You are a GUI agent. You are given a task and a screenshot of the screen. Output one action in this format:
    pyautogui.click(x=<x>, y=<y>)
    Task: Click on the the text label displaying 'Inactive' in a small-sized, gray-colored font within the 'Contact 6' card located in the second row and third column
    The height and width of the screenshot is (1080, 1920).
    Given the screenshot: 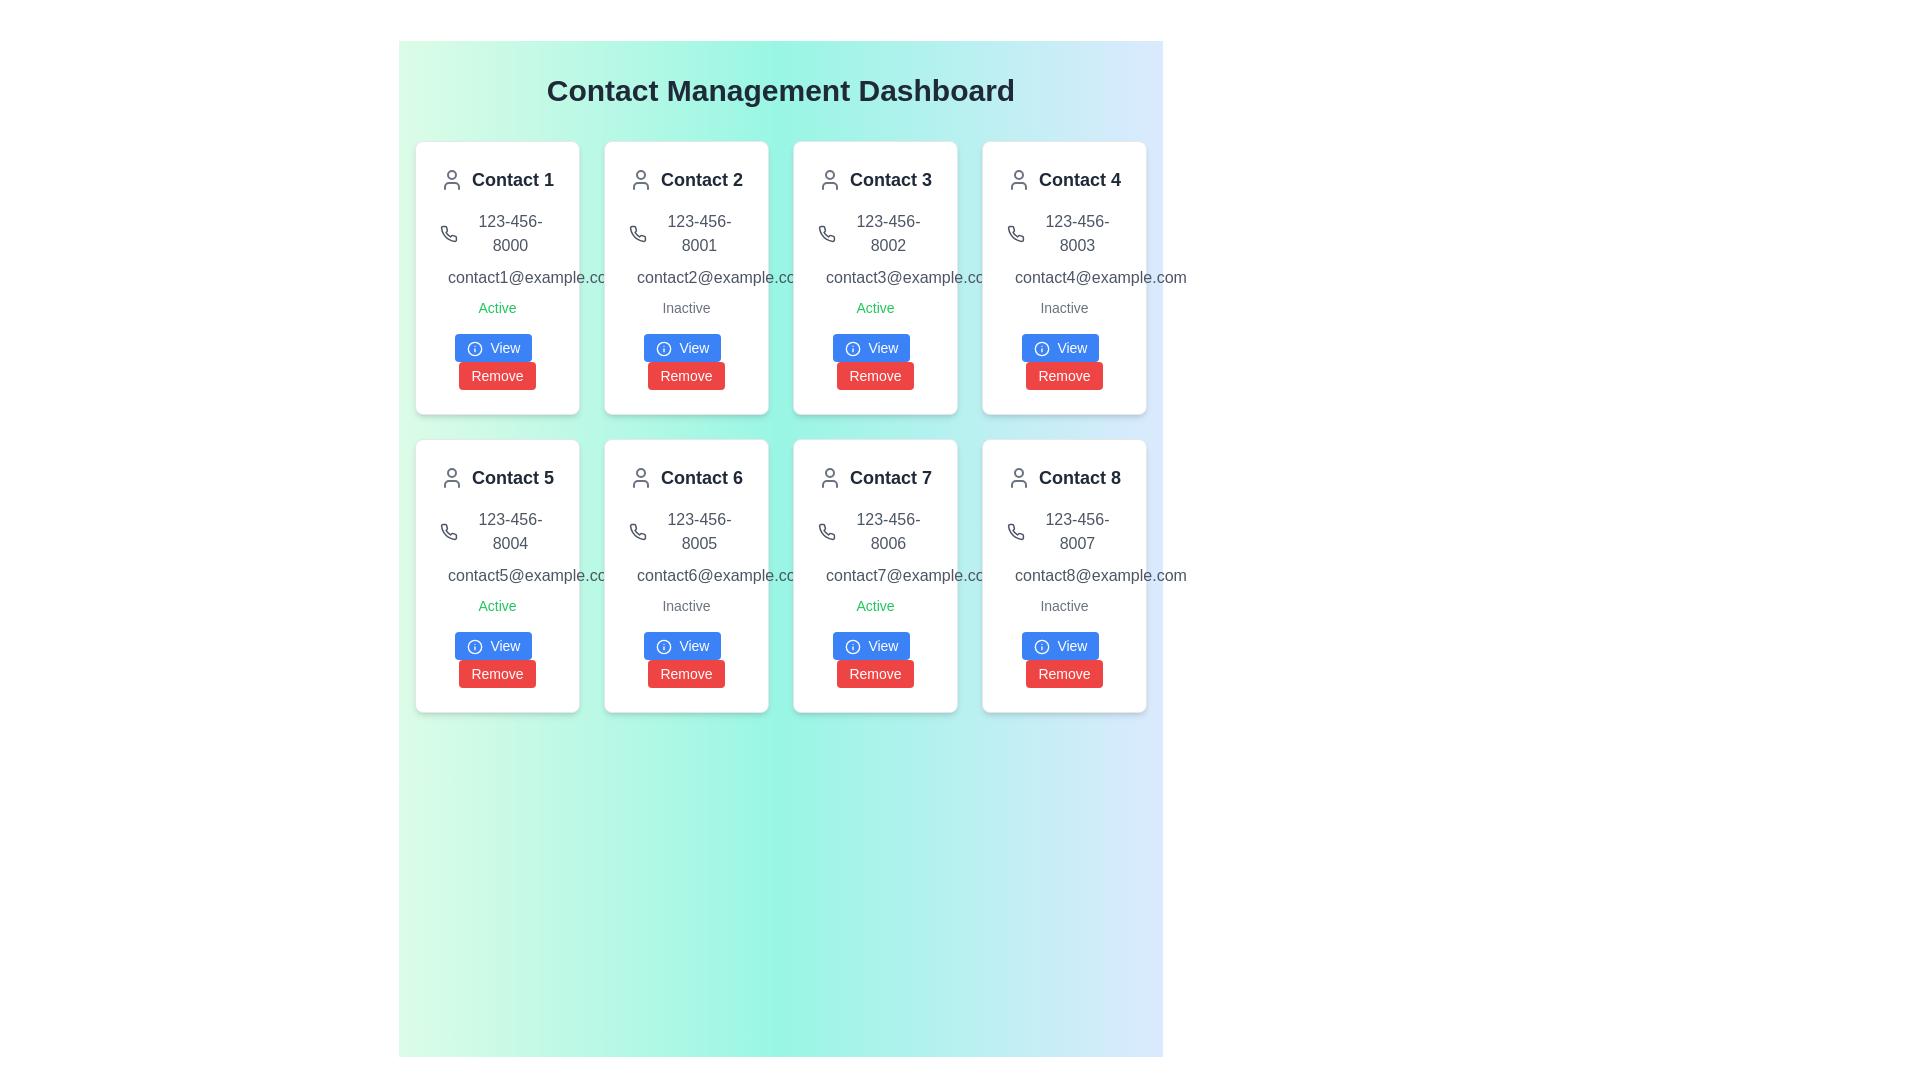 What is the action you would take?
    pyautogui.click(x=686, y=604)
    